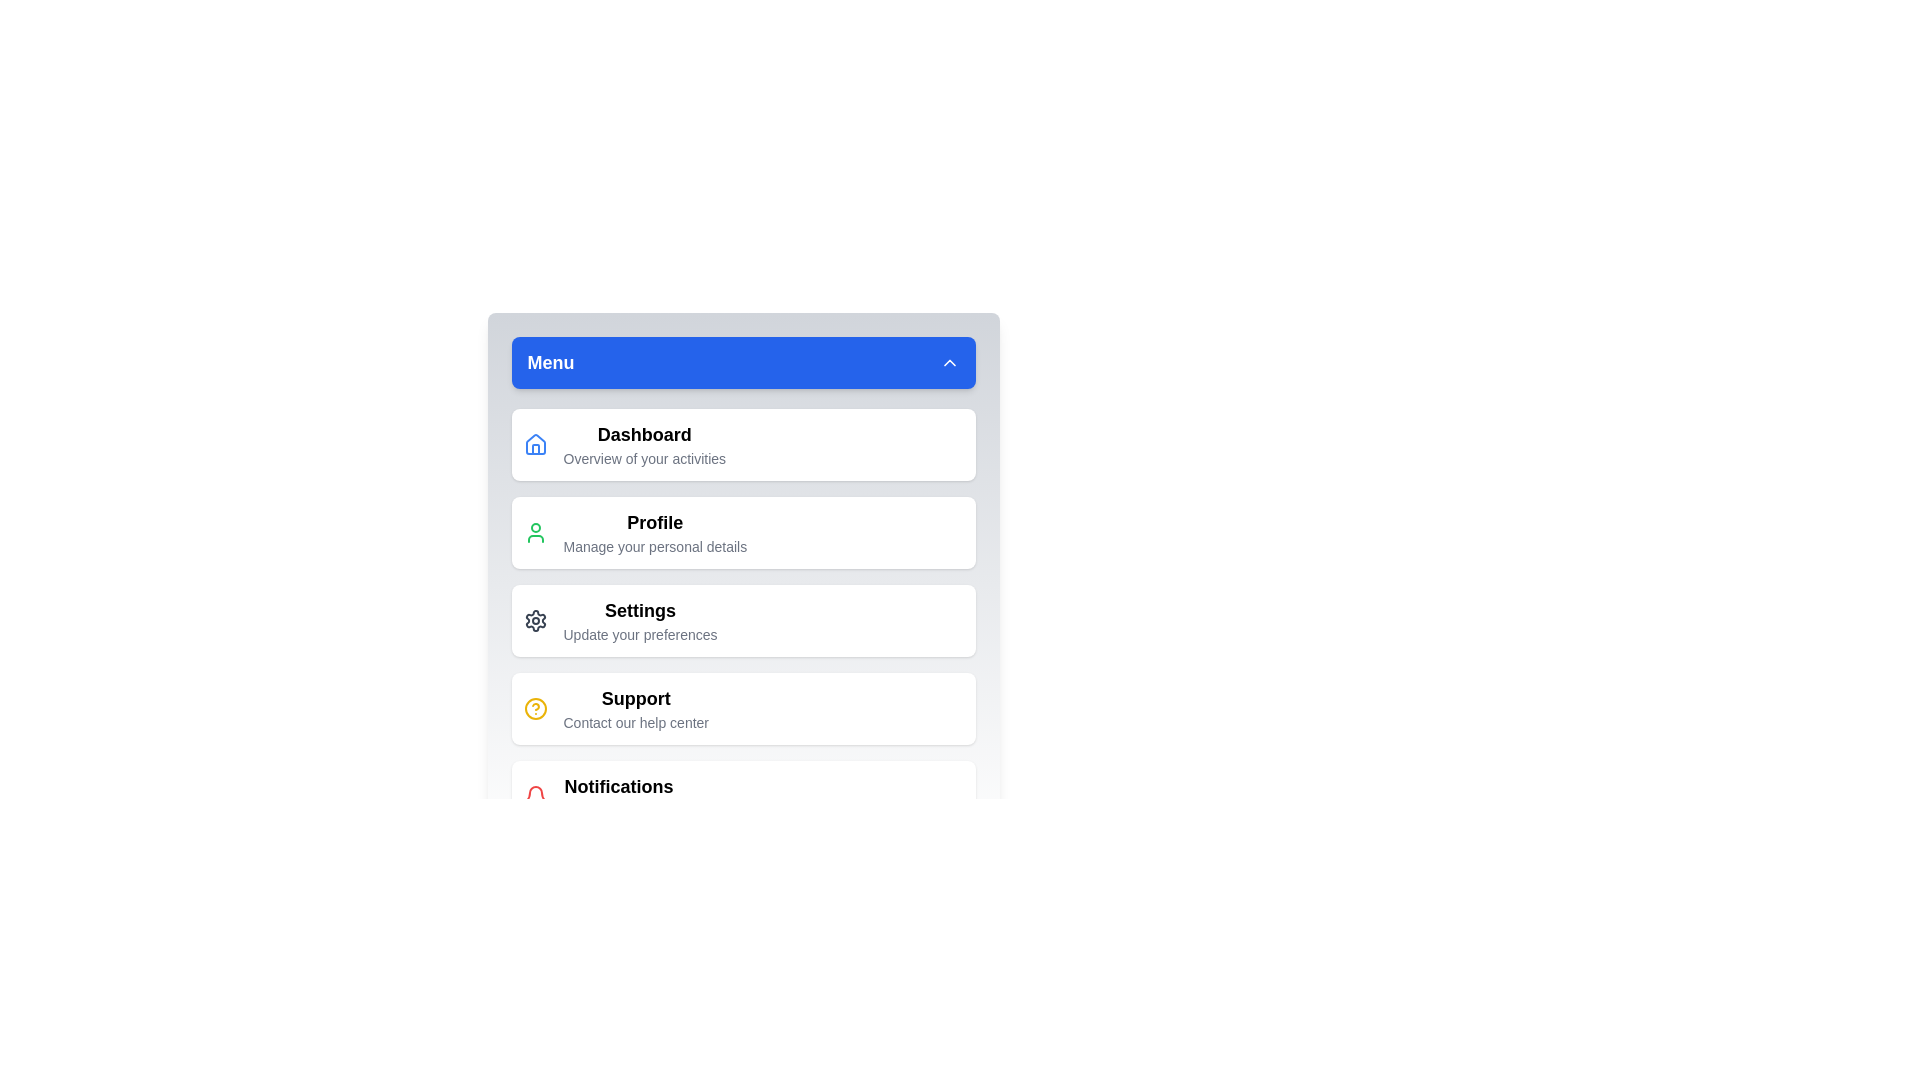 This screenshot has width=1920, height=1080. I want to click on text of the Text label styled heading that identifies the Dashboard section in the menu, positioned above the Overview of your activities text, so click(644, 434).